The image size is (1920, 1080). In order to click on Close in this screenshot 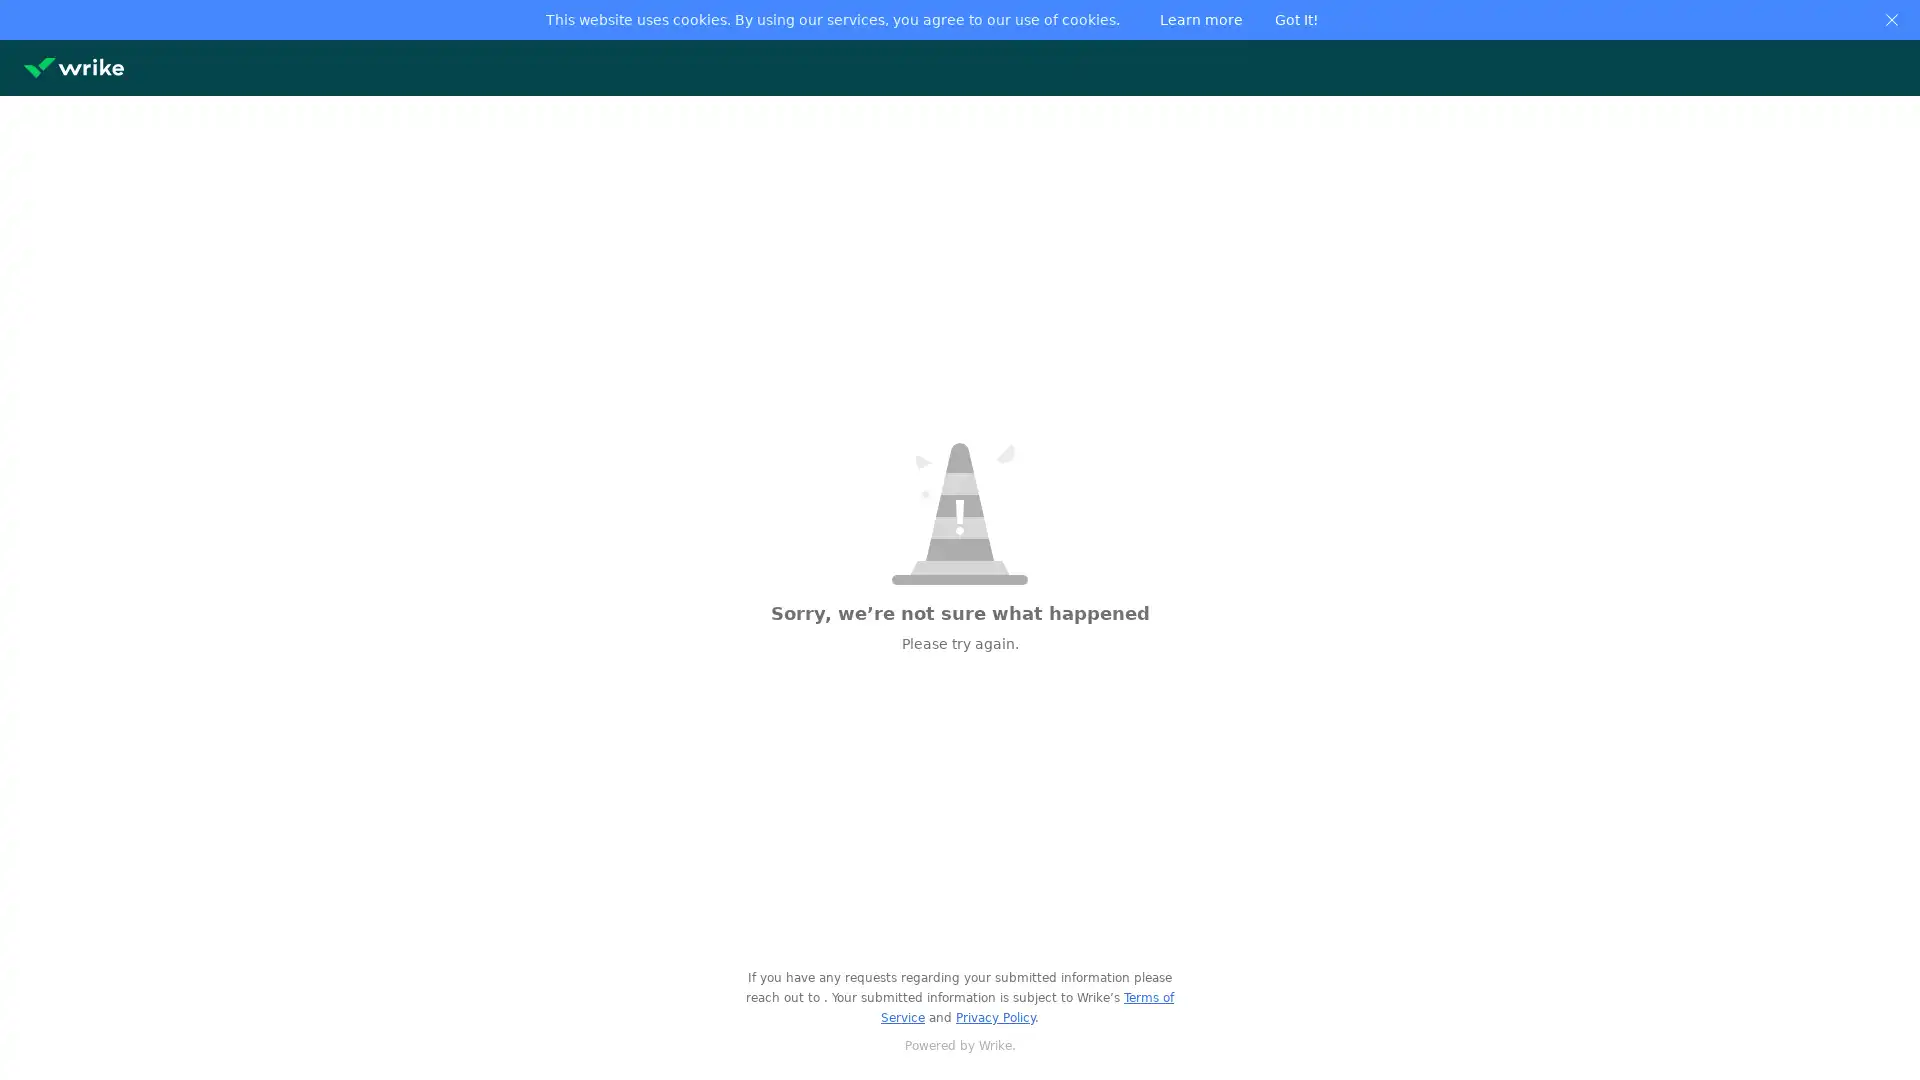, I will do `click(1890, 19)`.